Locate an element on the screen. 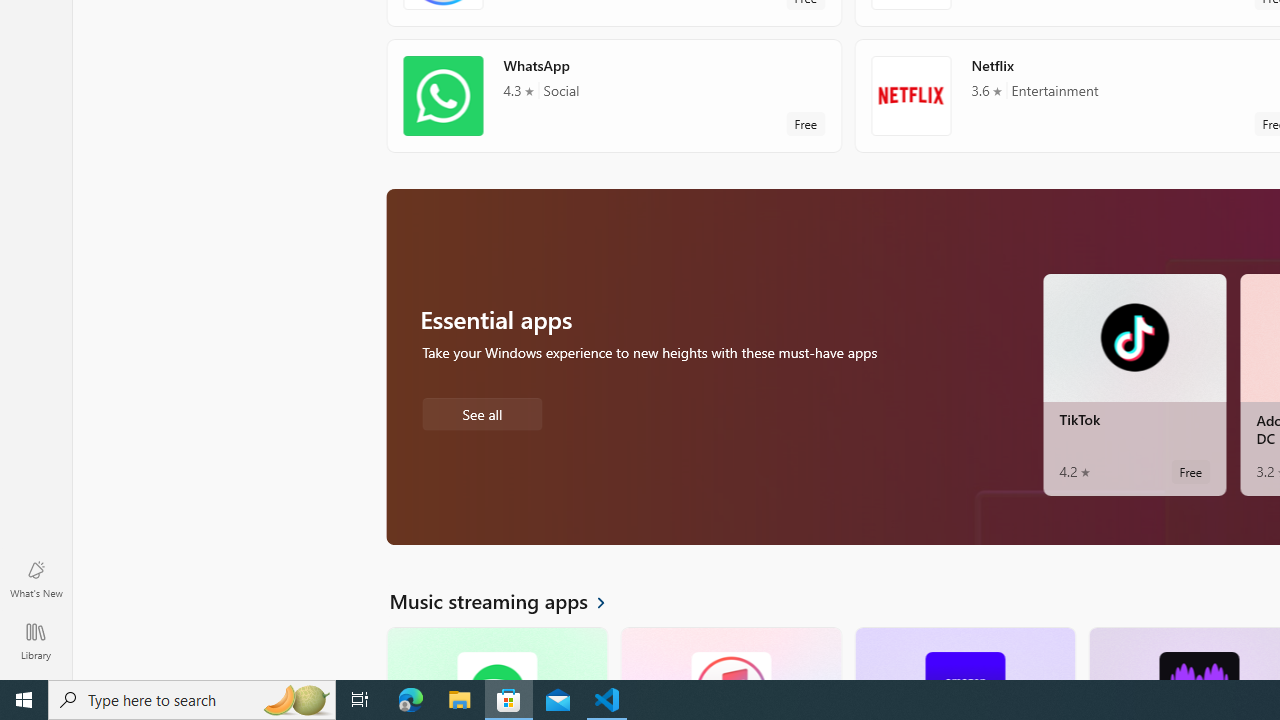 This screenshot has width=1280, height=720. 'iTunes. Average rating of 2.5 out of five stars. Free  ' is located at coordinates (729, 653).